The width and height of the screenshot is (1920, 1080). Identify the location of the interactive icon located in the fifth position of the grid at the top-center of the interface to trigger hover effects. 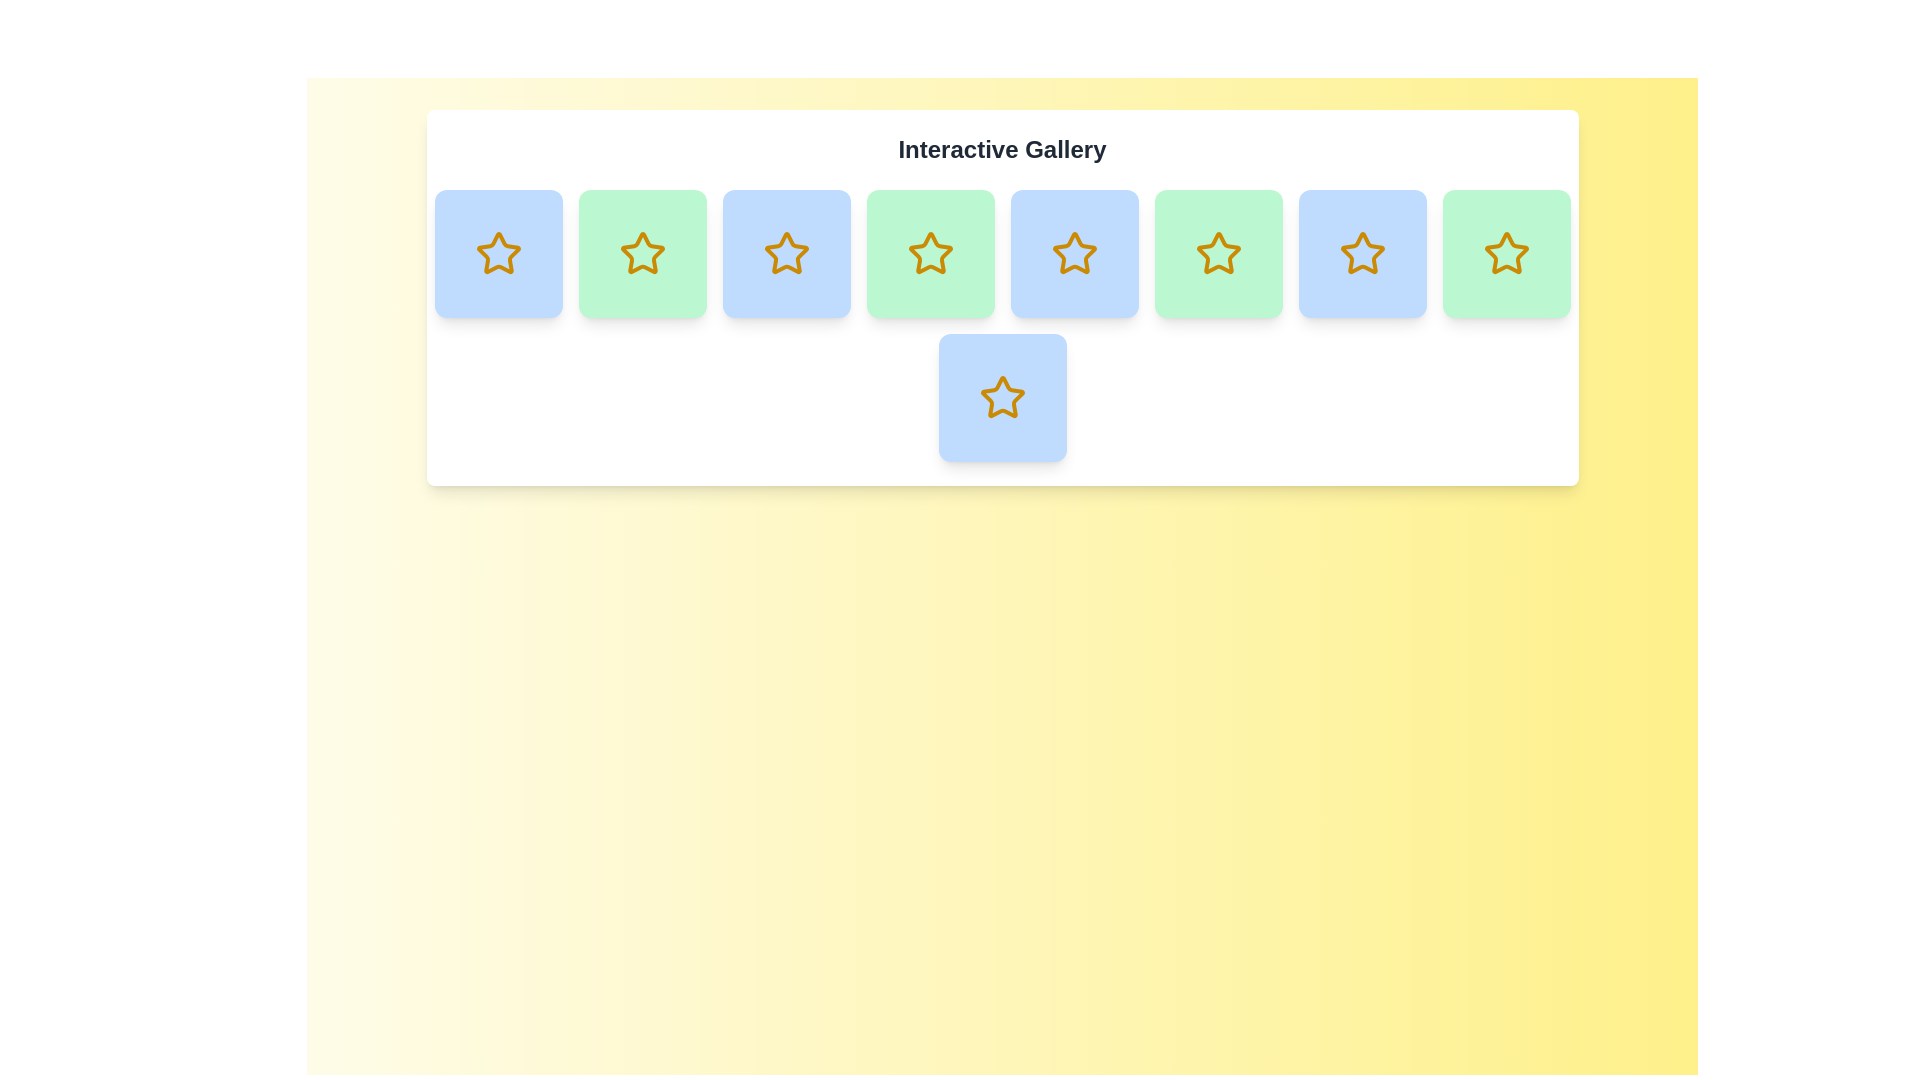
(1361, 253).